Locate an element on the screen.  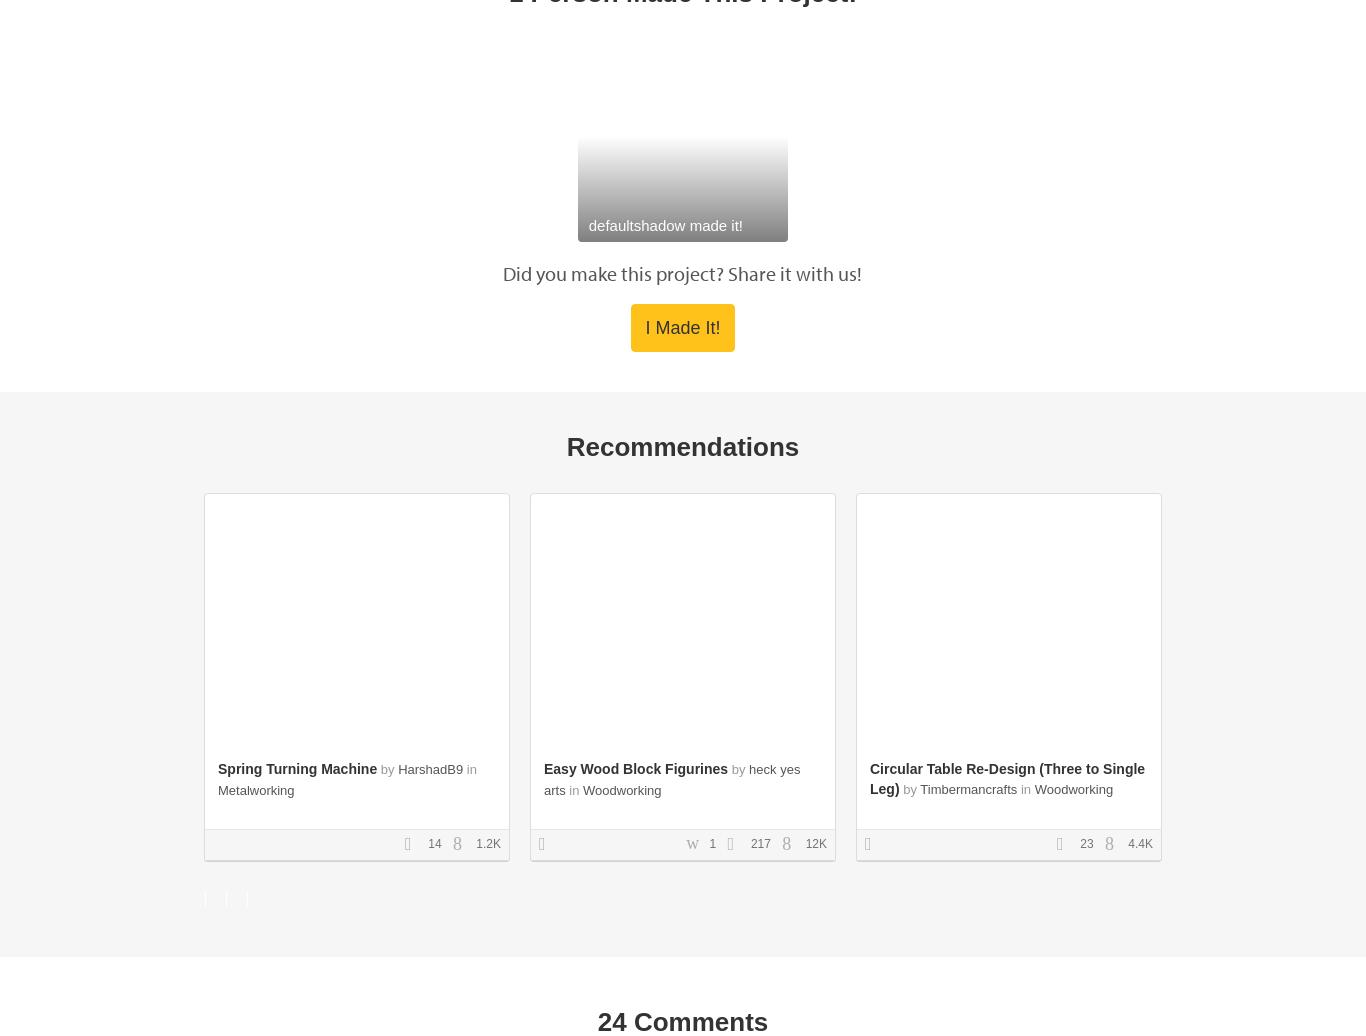
'12K' is located at coordinates (813, 842).